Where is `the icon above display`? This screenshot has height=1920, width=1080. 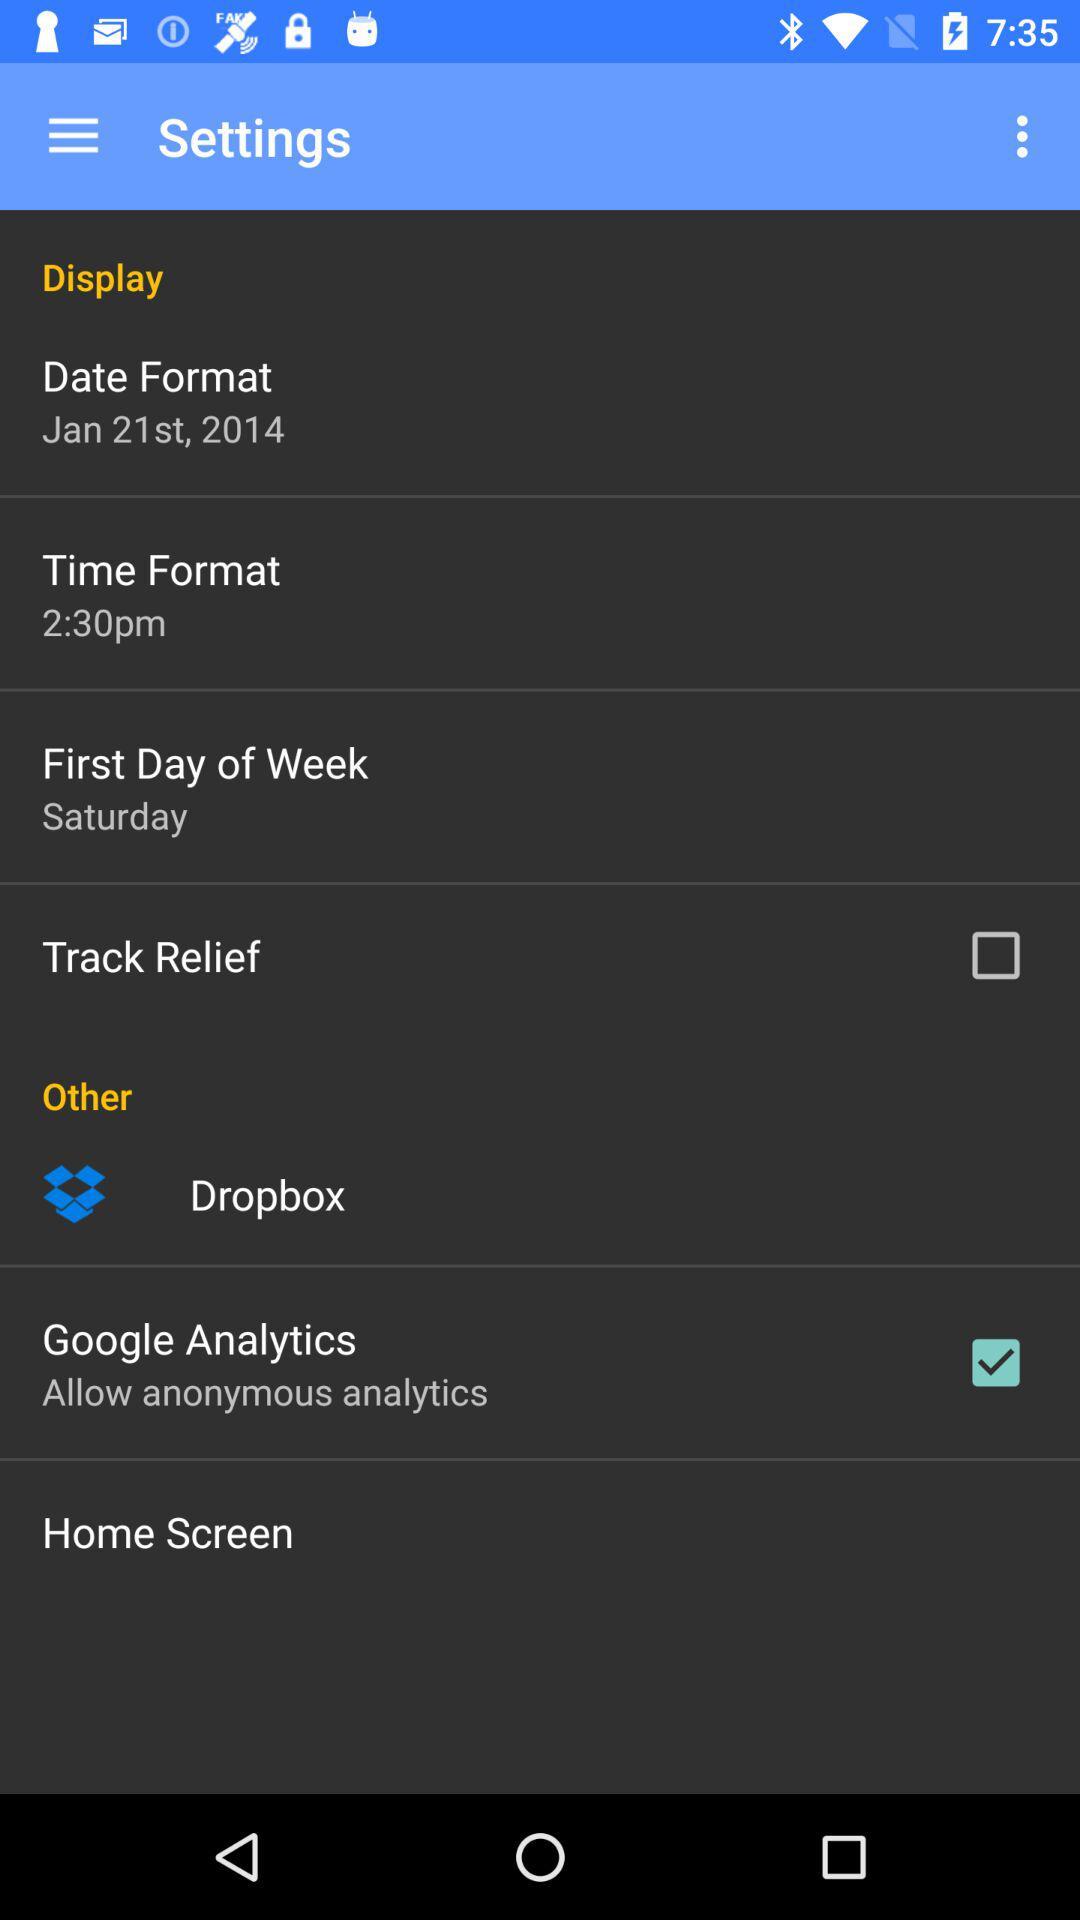 the icon above display is located at coordinates (72, 135).